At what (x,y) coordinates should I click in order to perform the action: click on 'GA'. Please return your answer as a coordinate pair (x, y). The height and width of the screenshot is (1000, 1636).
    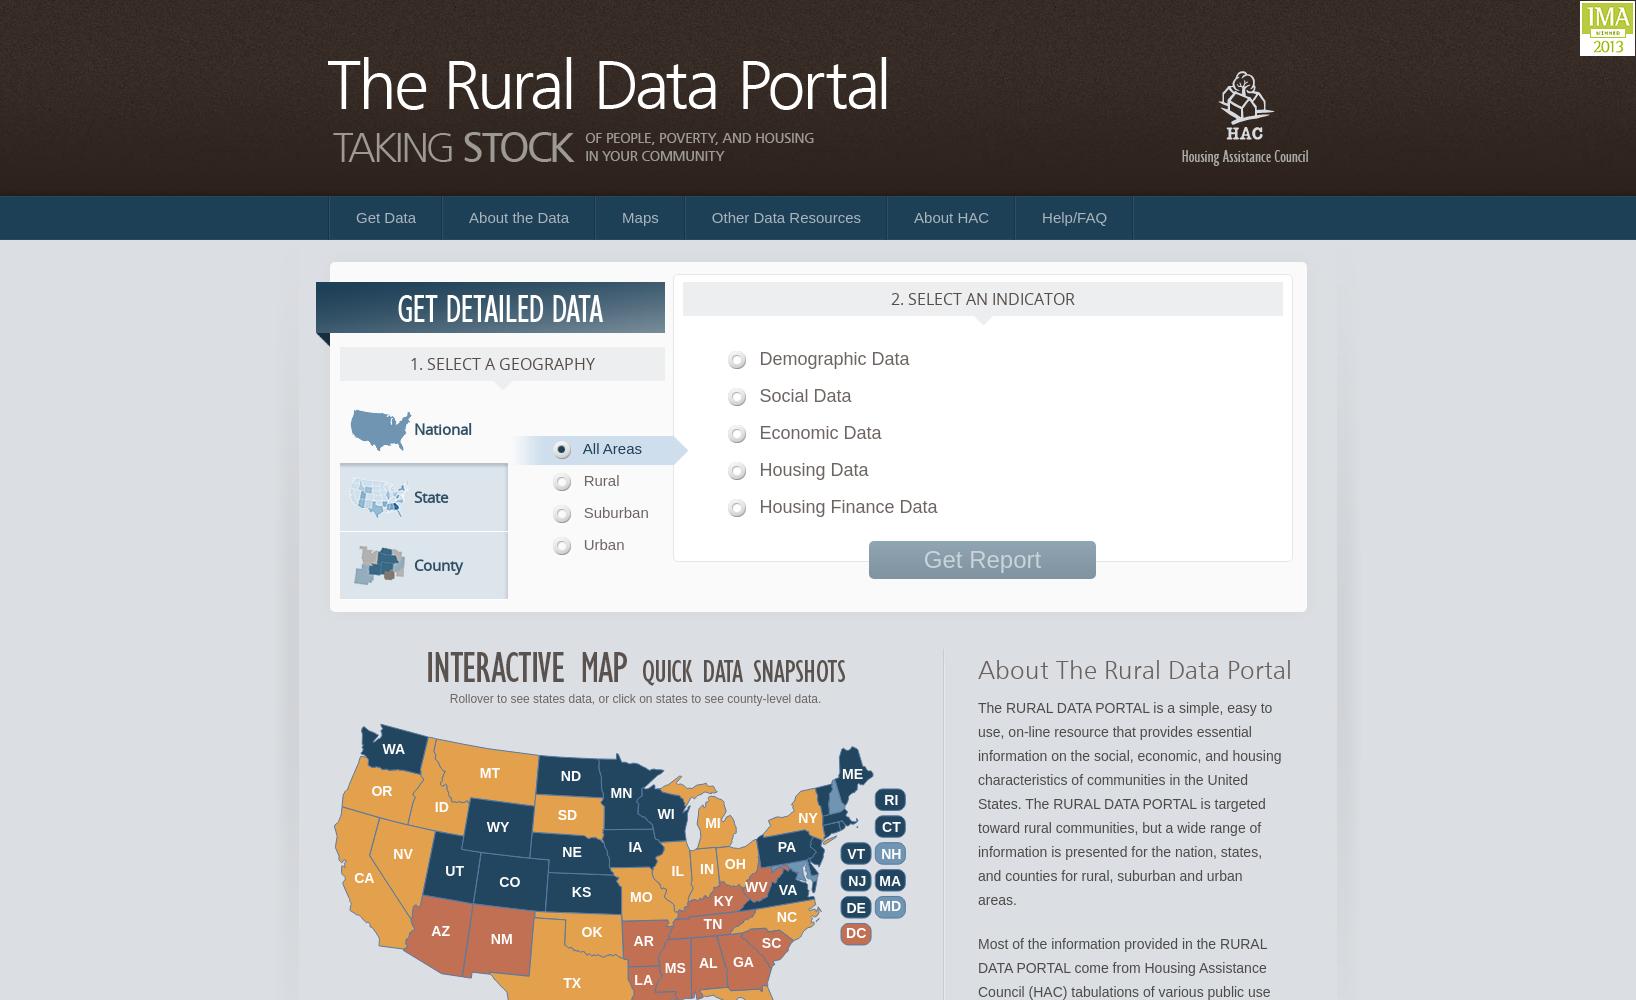
    Looking at the image, I should click on (742, 960).